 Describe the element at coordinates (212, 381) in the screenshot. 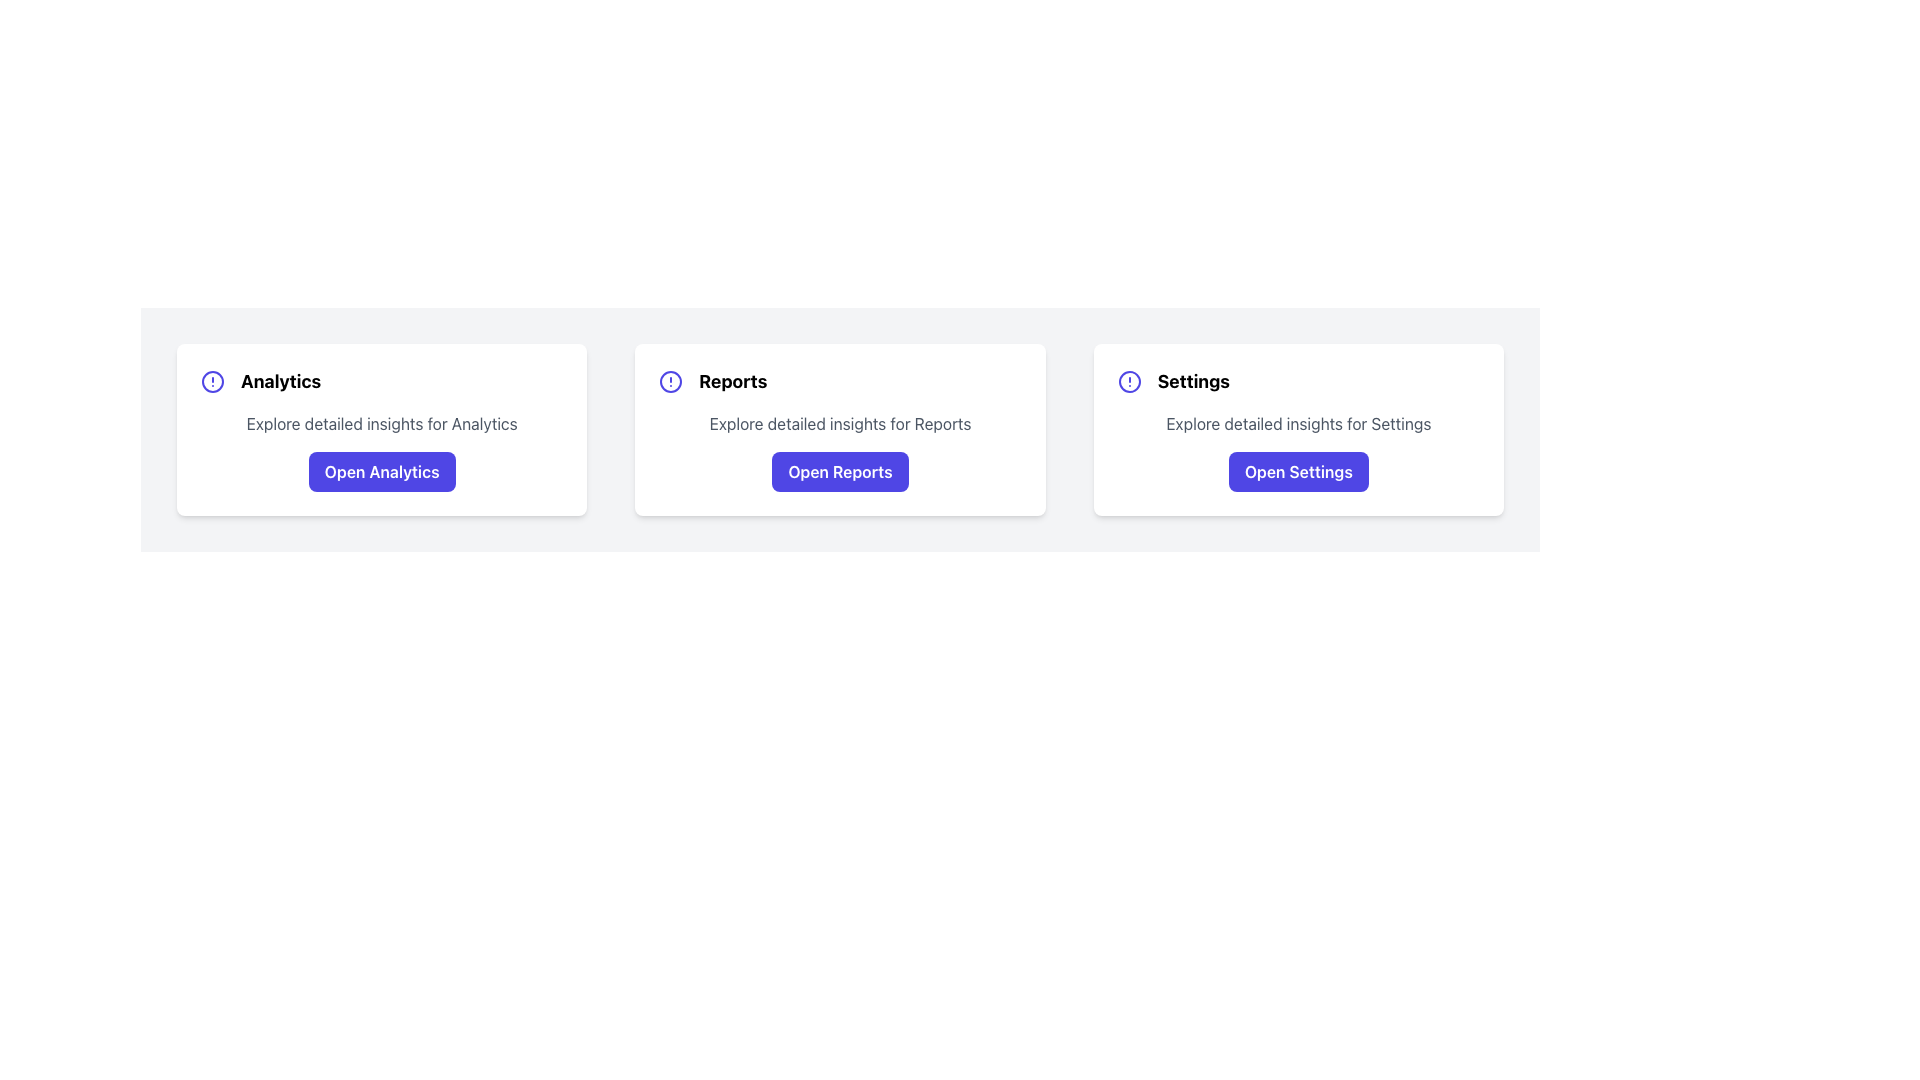

I see `the alert icon located to the left of the 'Analytics' title to interact with it if enabled` at that location.